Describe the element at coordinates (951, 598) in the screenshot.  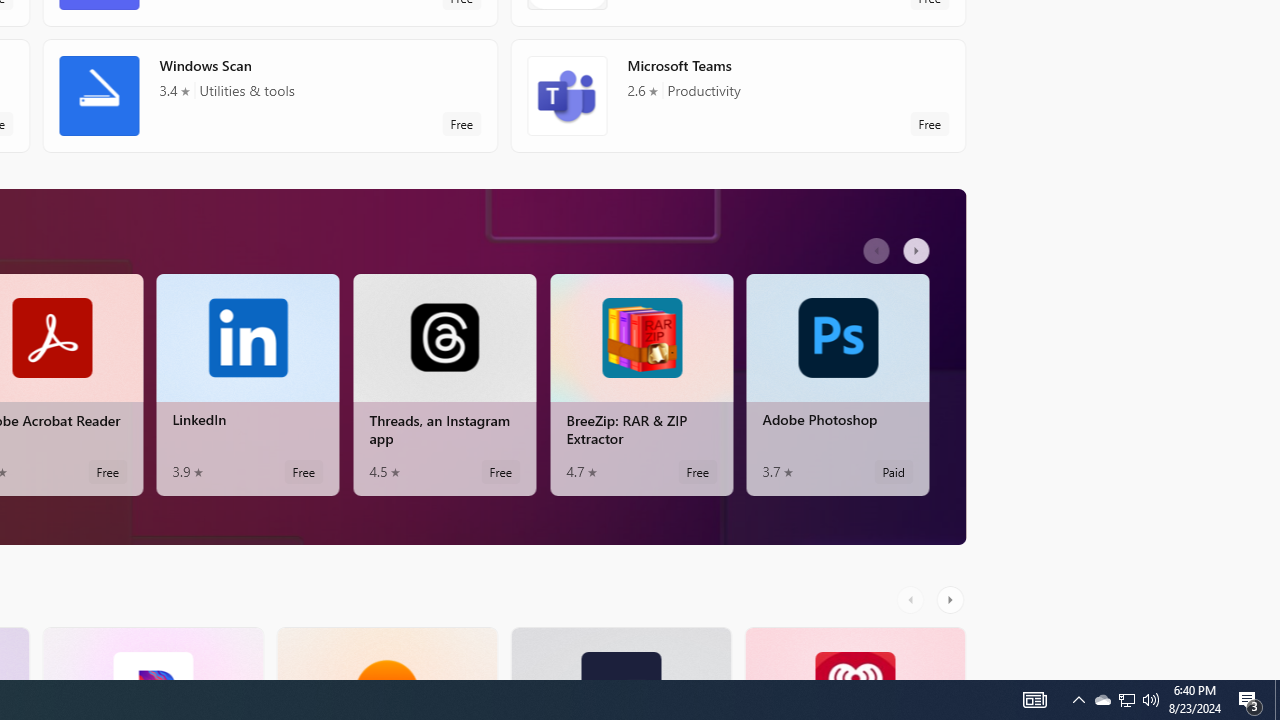
I see `'AutomationID: RightScrollButton'` at that location.